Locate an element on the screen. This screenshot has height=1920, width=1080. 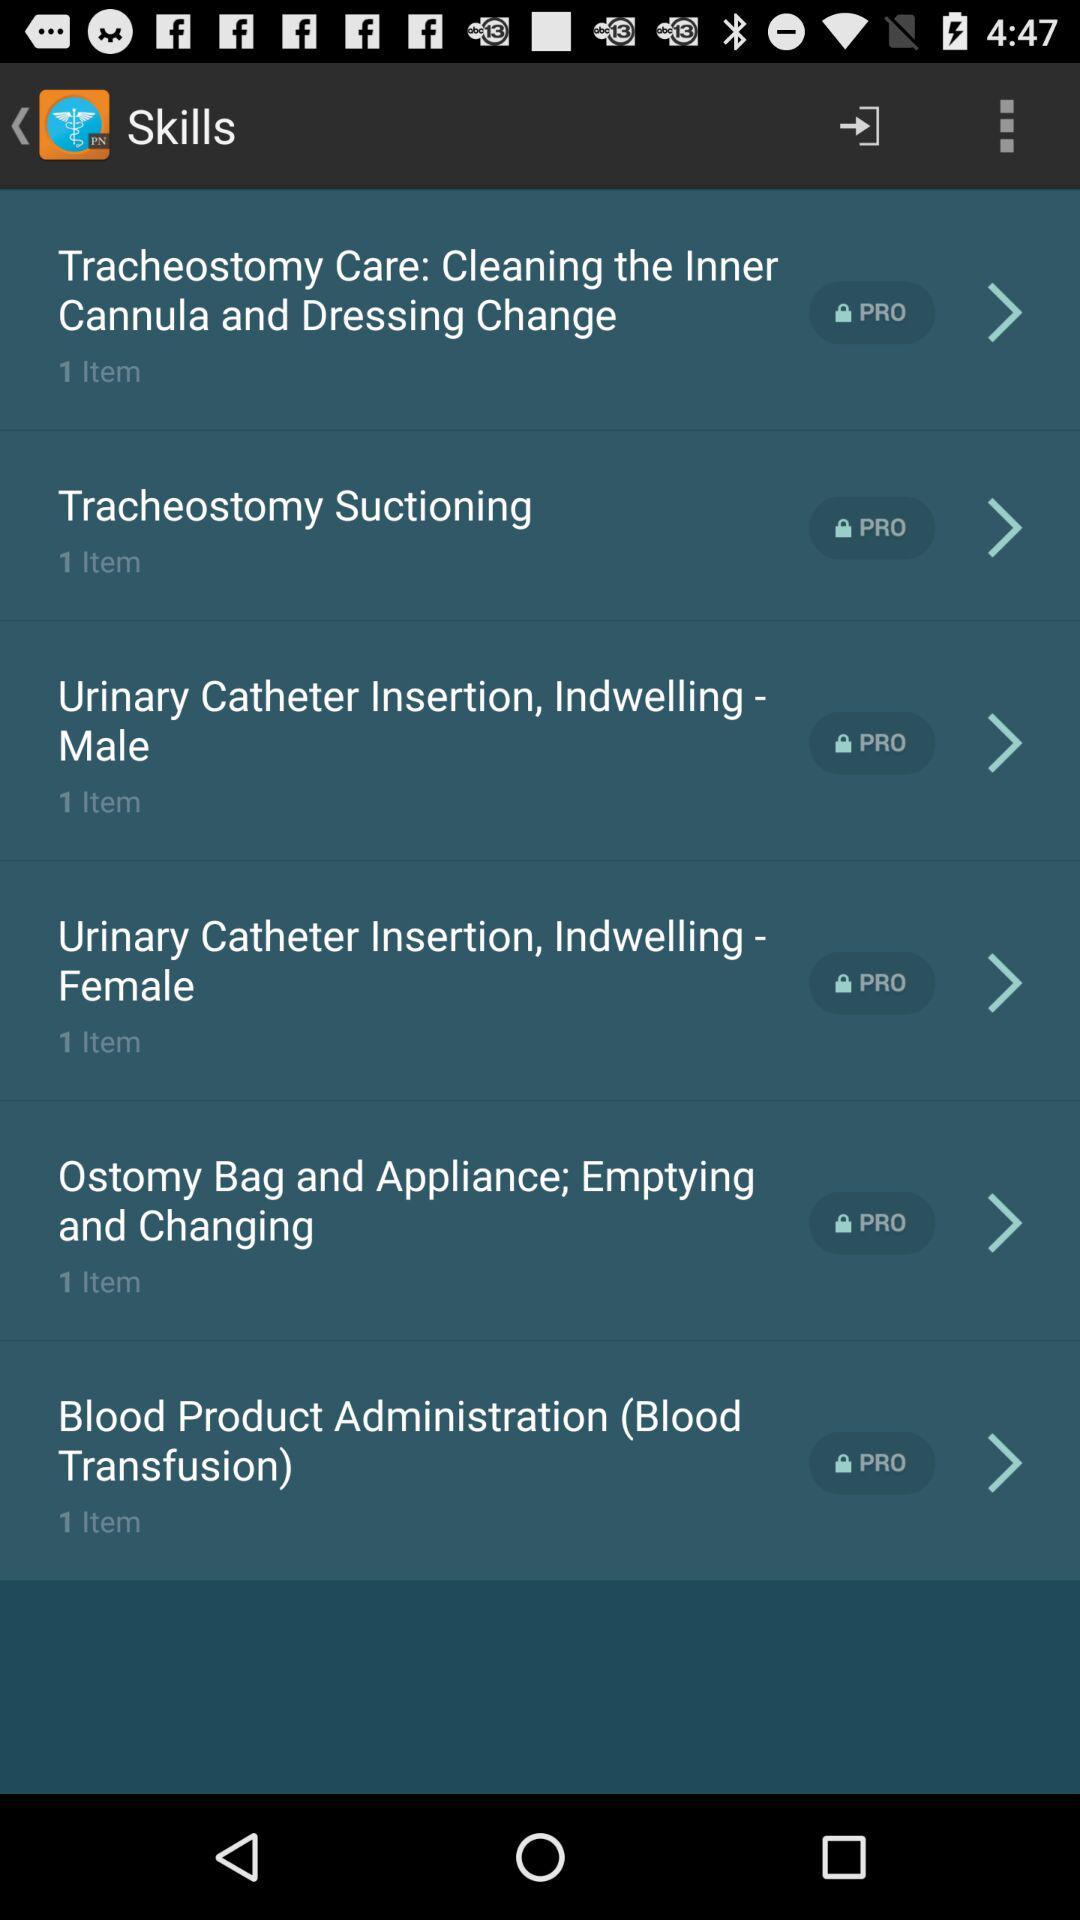
ostomy bag and app is located at coordinates (432, 1199).